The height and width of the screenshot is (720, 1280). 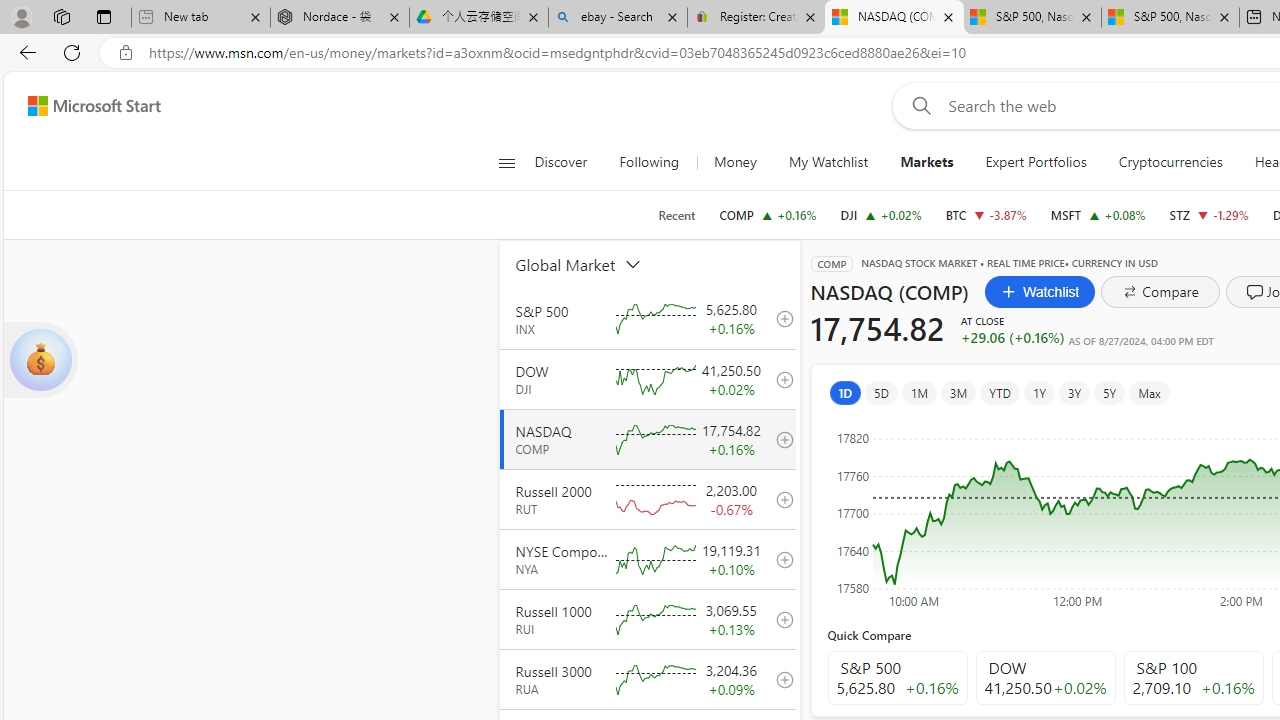 What do you see at coordinates (925, 162) in the screenshot?
I see `'Markets'` at bounding box center [925, 162].